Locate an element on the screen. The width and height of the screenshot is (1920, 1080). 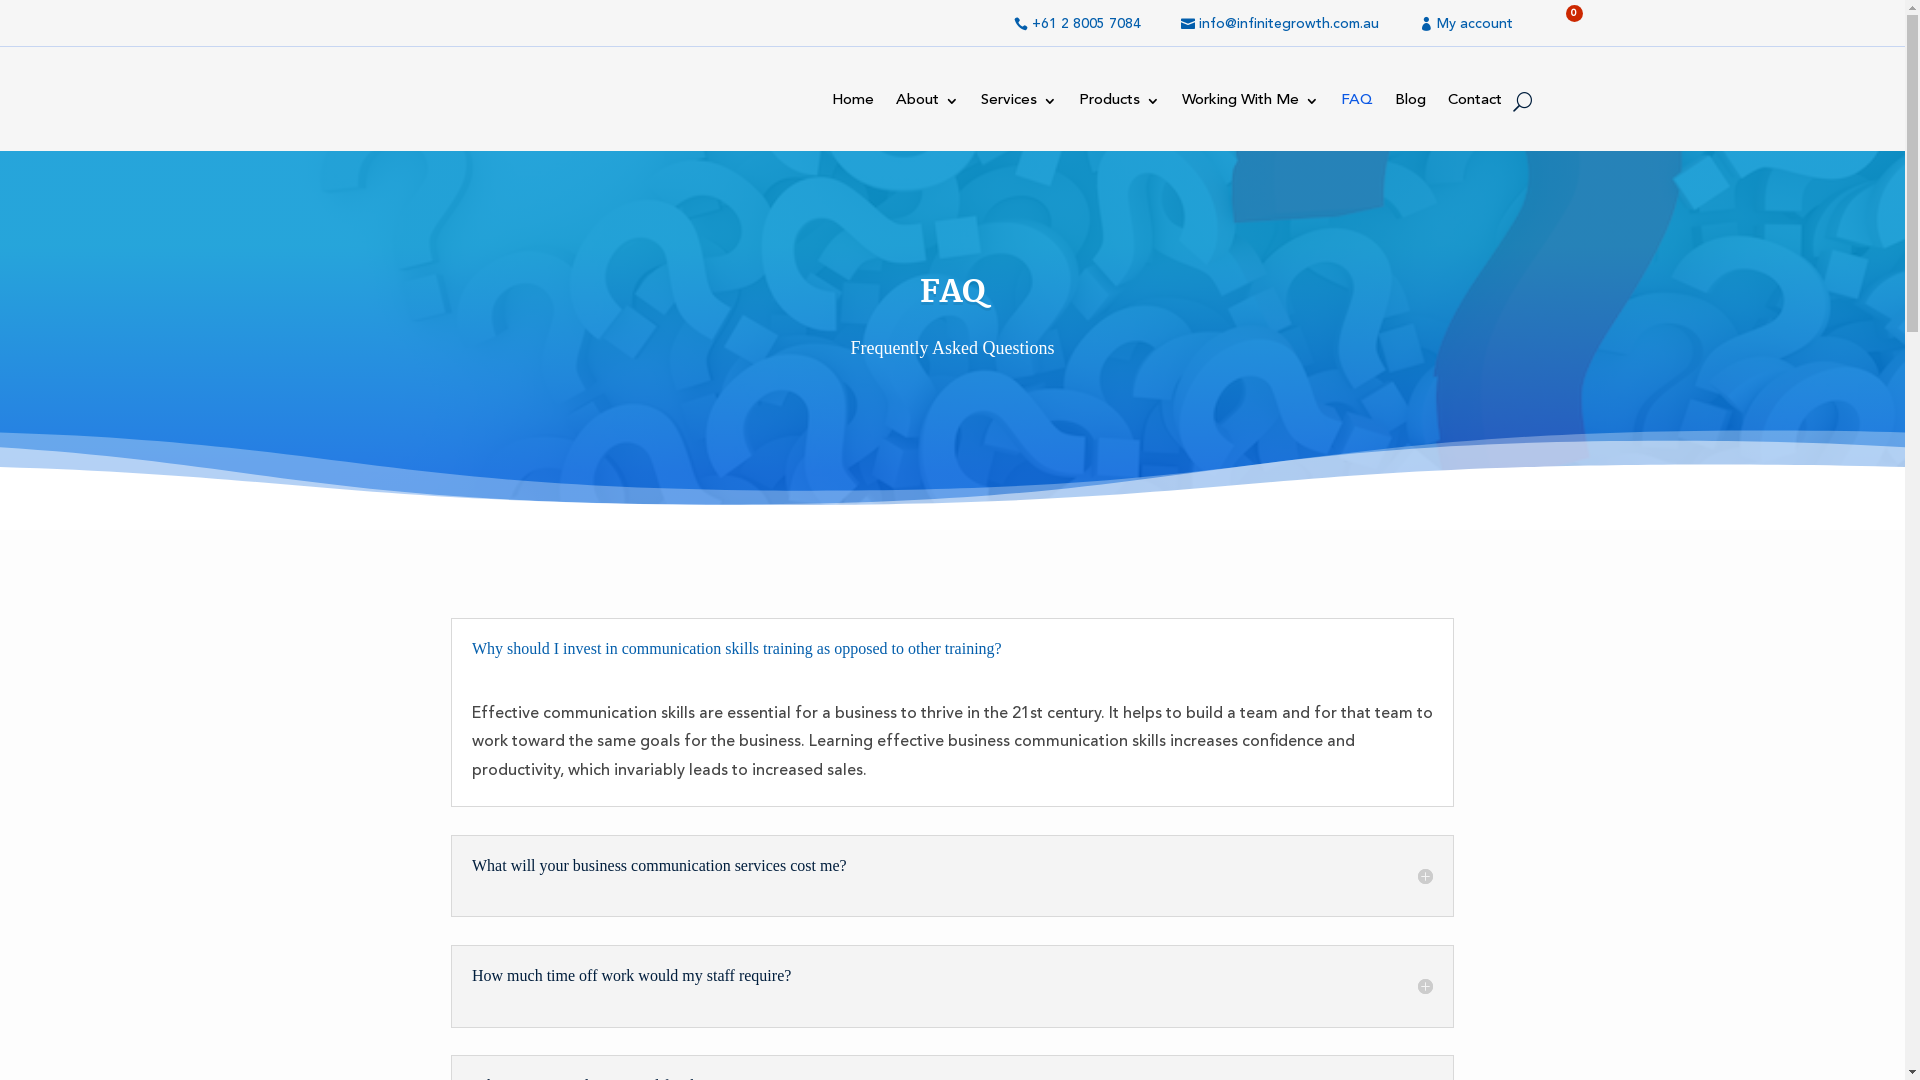
'About' is located at coordinates (926, 104).